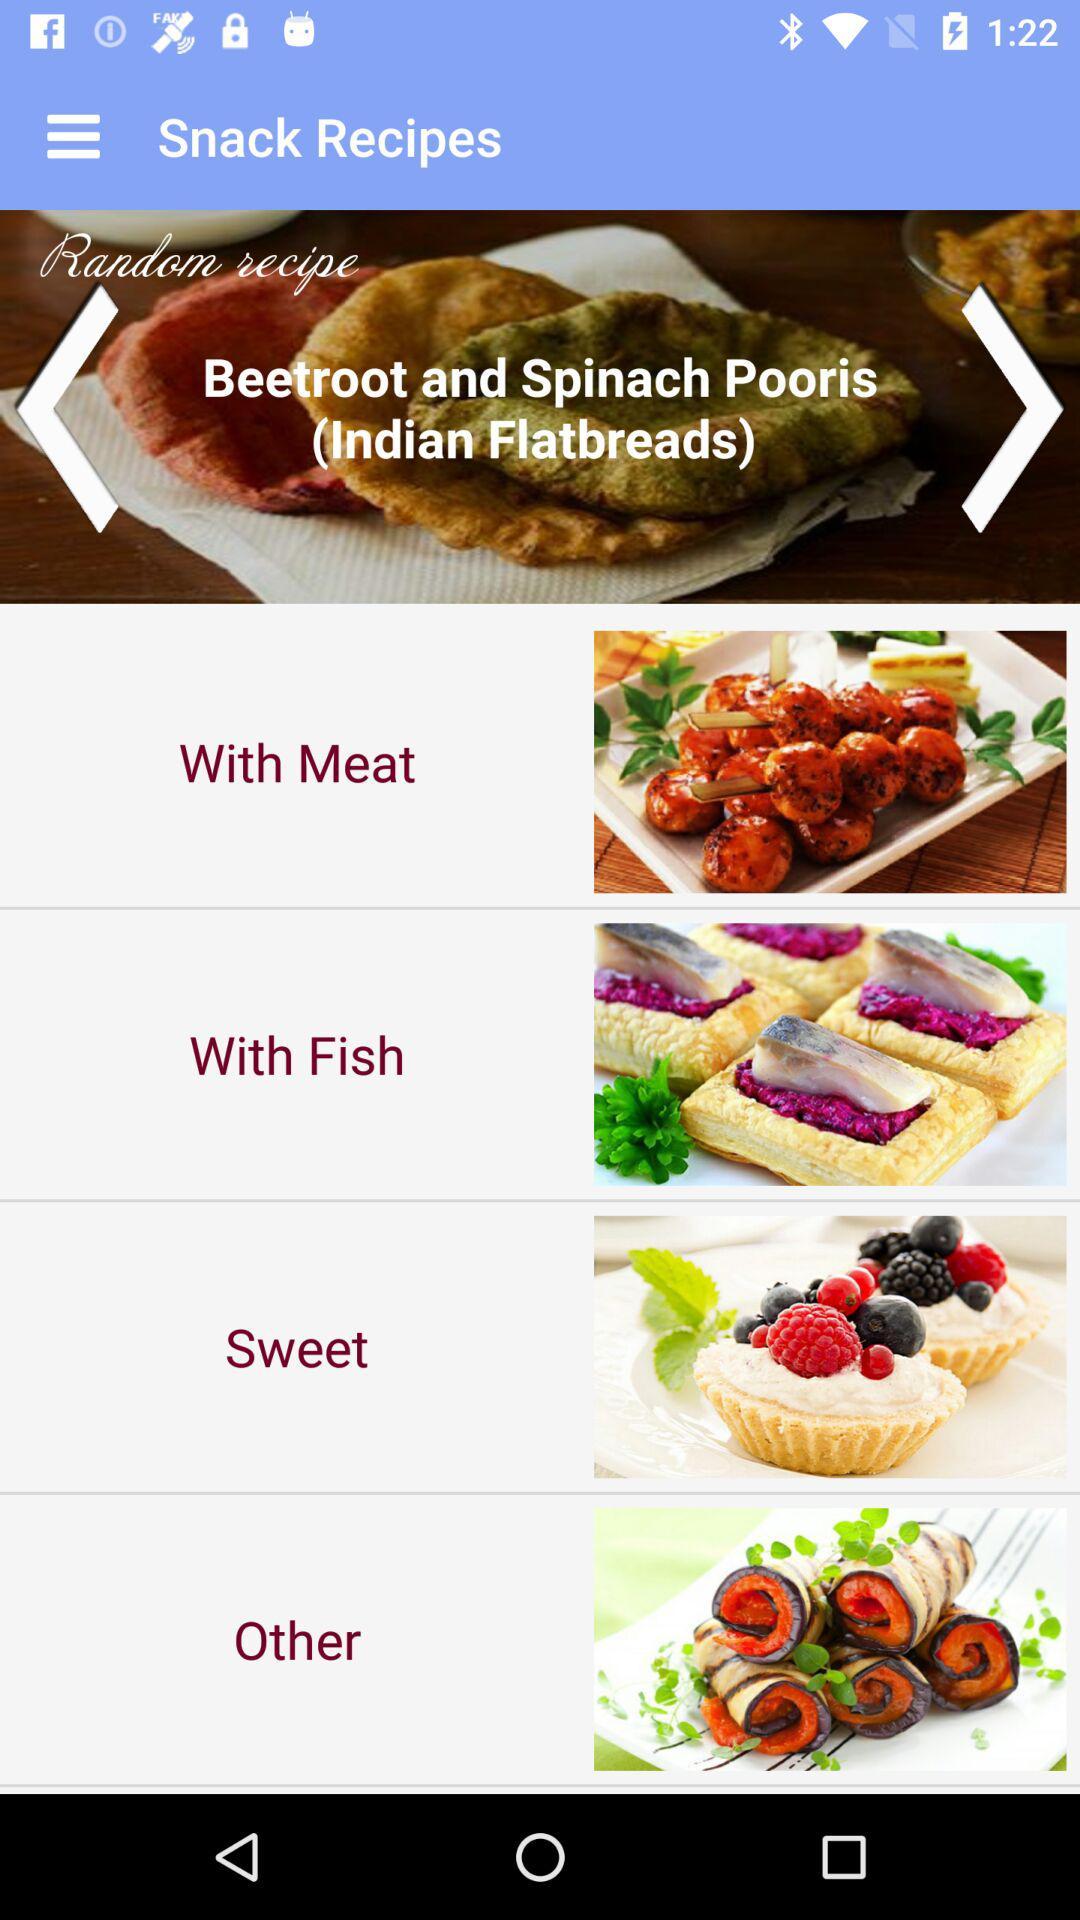  What do you see at coordinates (297, 760) in the screenshot?
I see `with meat item` at bounding box center [297, 760].